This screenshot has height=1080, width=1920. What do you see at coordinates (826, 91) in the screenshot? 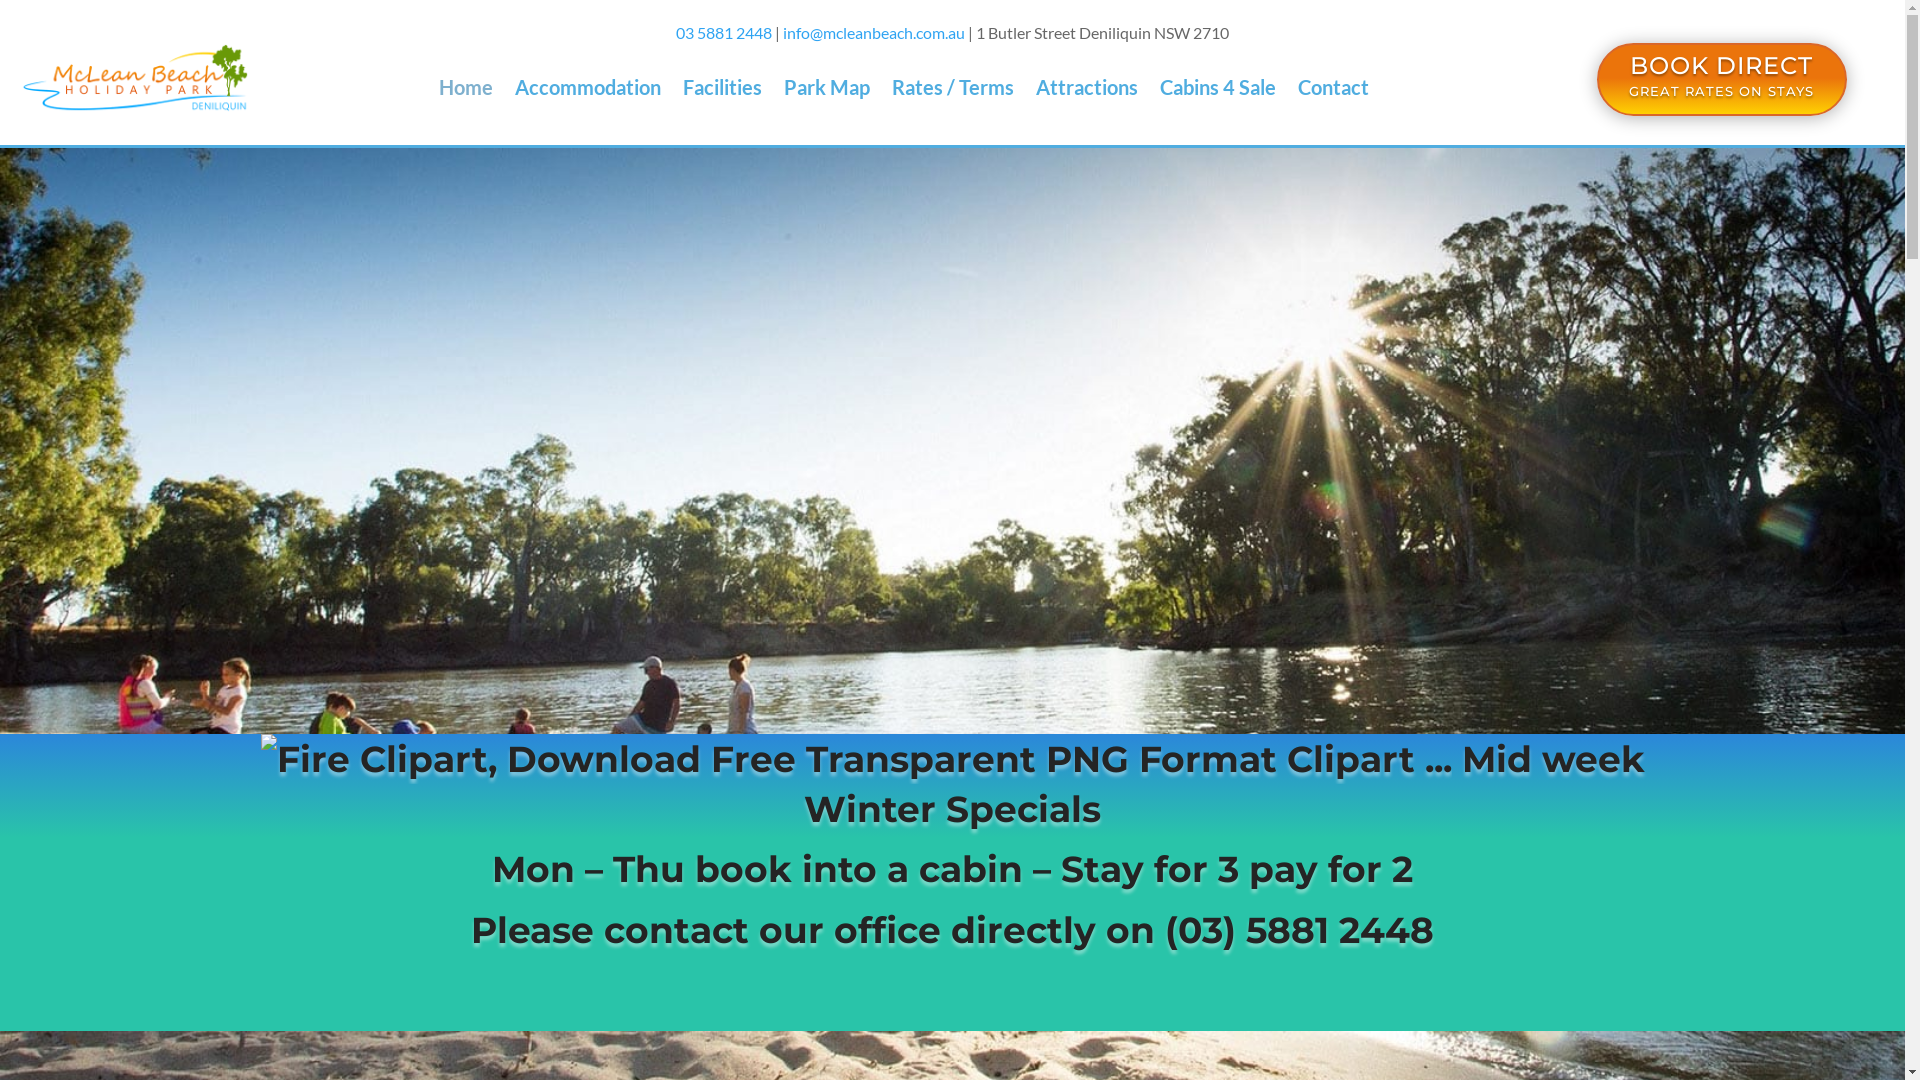
I see `'Park Map'` at bounding box center [826, 91].